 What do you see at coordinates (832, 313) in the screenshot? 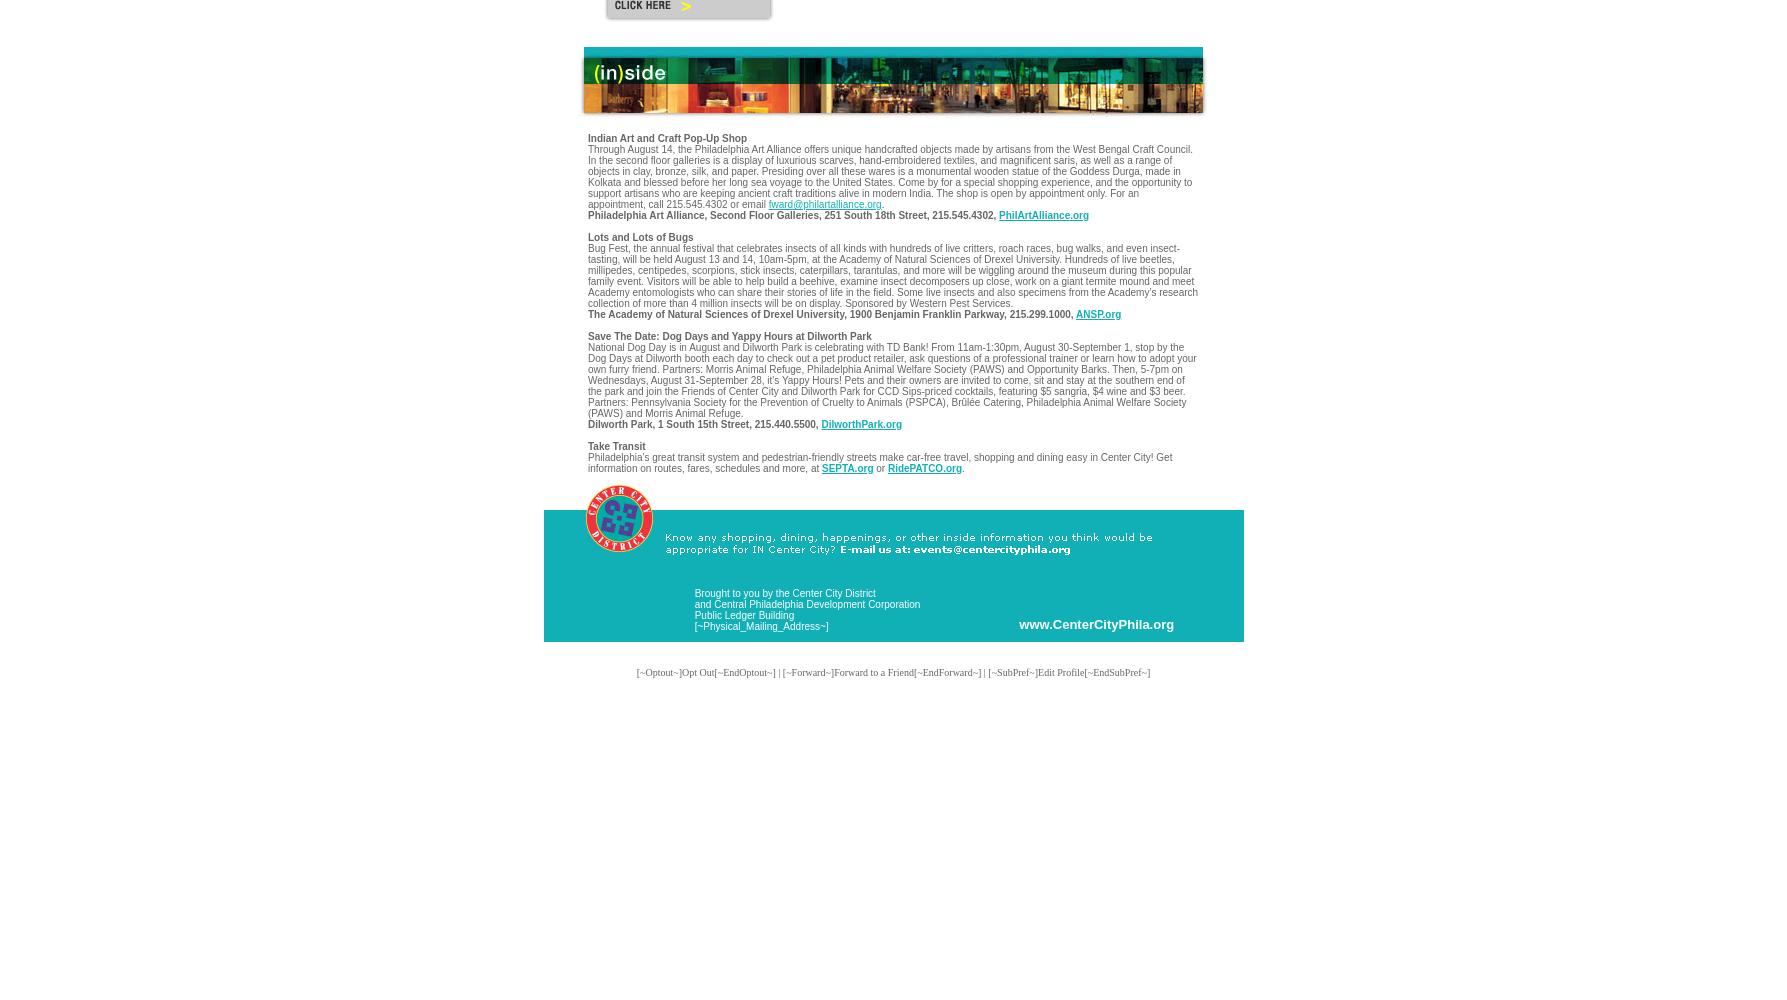
I see `'The Academy of Natural Sciences of Drexel University, 1900 Benjamin Franklin Parkway, 215.299.1000,'` at bounding box center [832, 313].